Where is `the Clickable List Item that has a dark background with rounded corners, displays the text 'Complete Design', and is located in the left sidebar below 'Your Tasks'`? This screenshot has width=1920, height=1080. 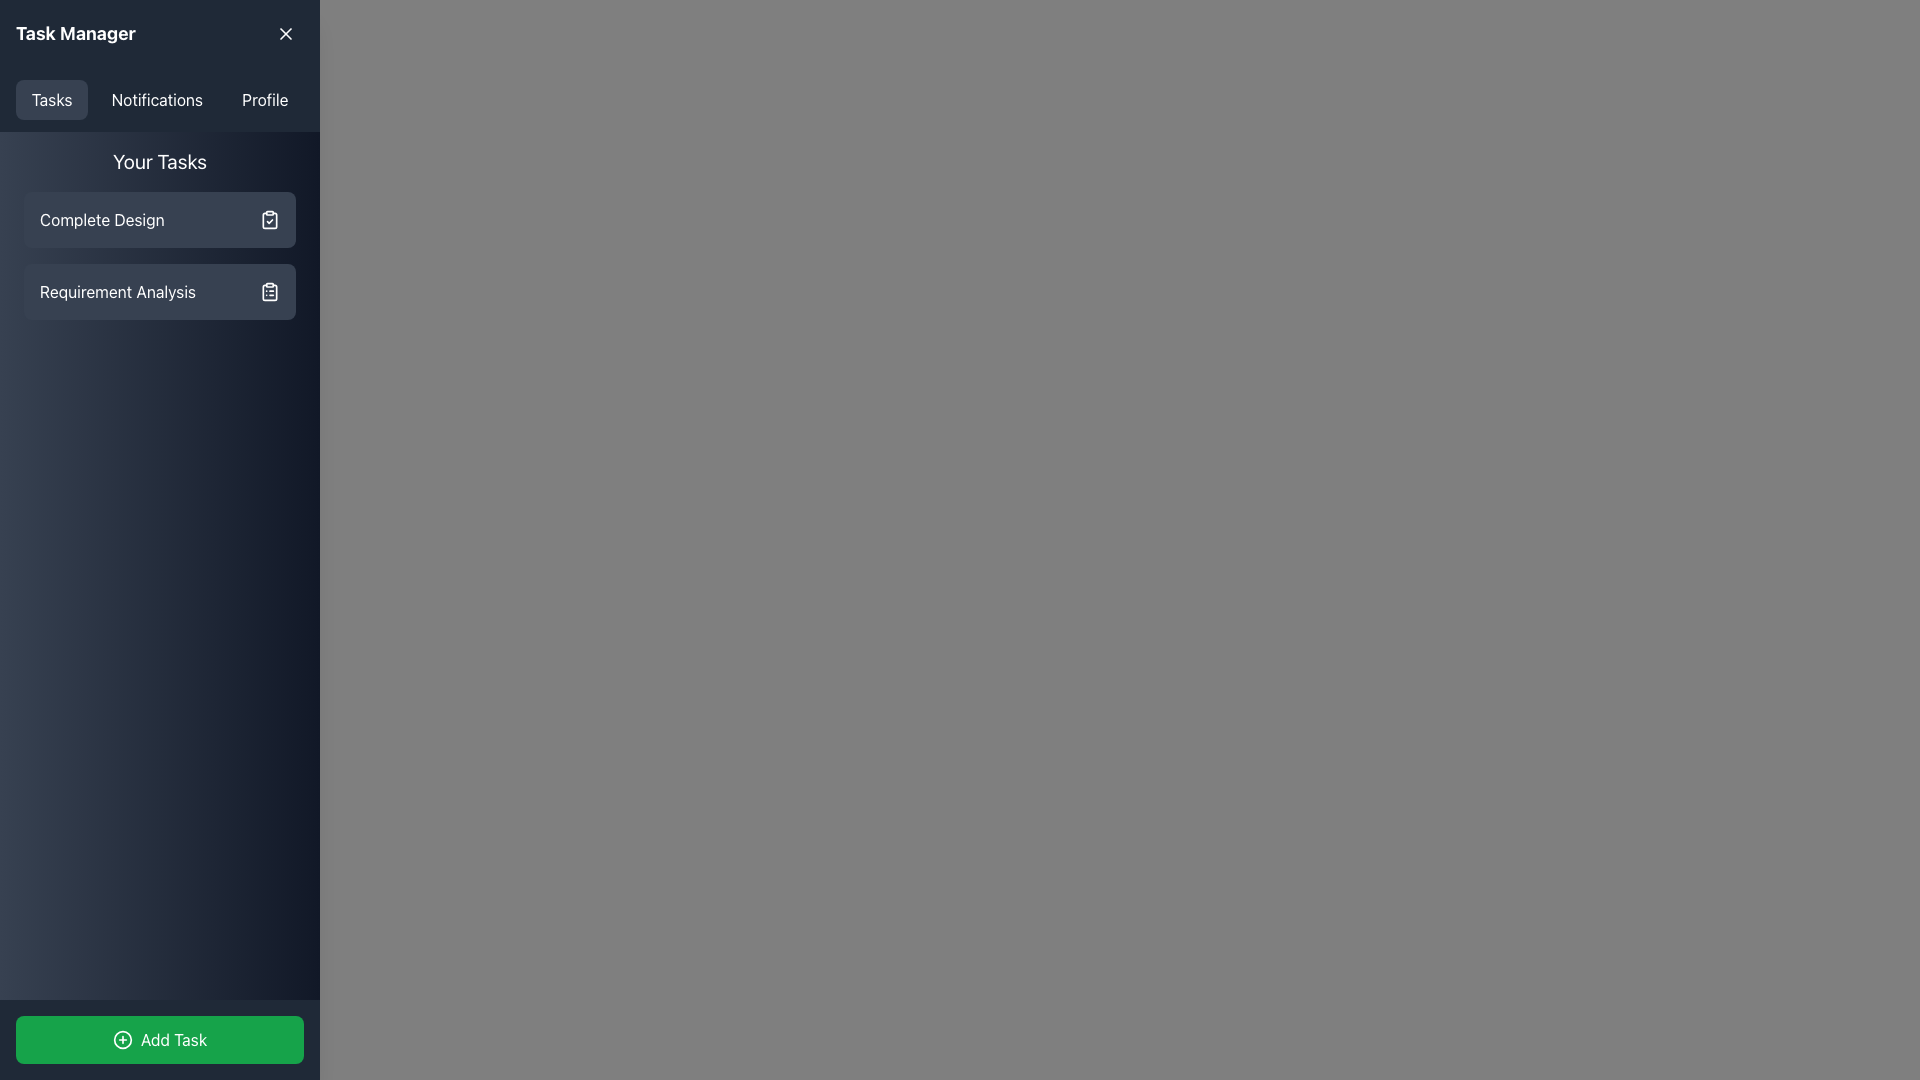 the Clickable List Item that has a dark background with rounded corners, displays the text 'Complete Design', and is located in the left sidebar below 'Your Tasks' is located at coordinates (158, 219).